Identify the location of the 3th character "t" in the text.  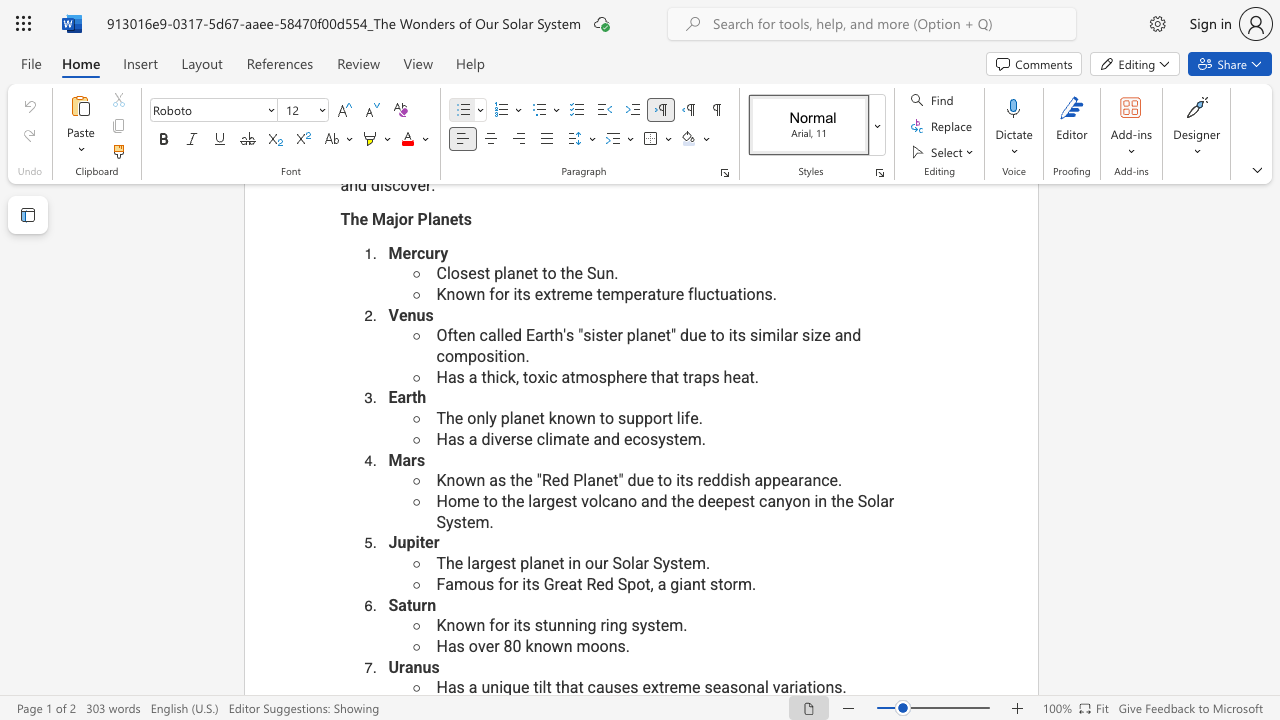
(658, 624).